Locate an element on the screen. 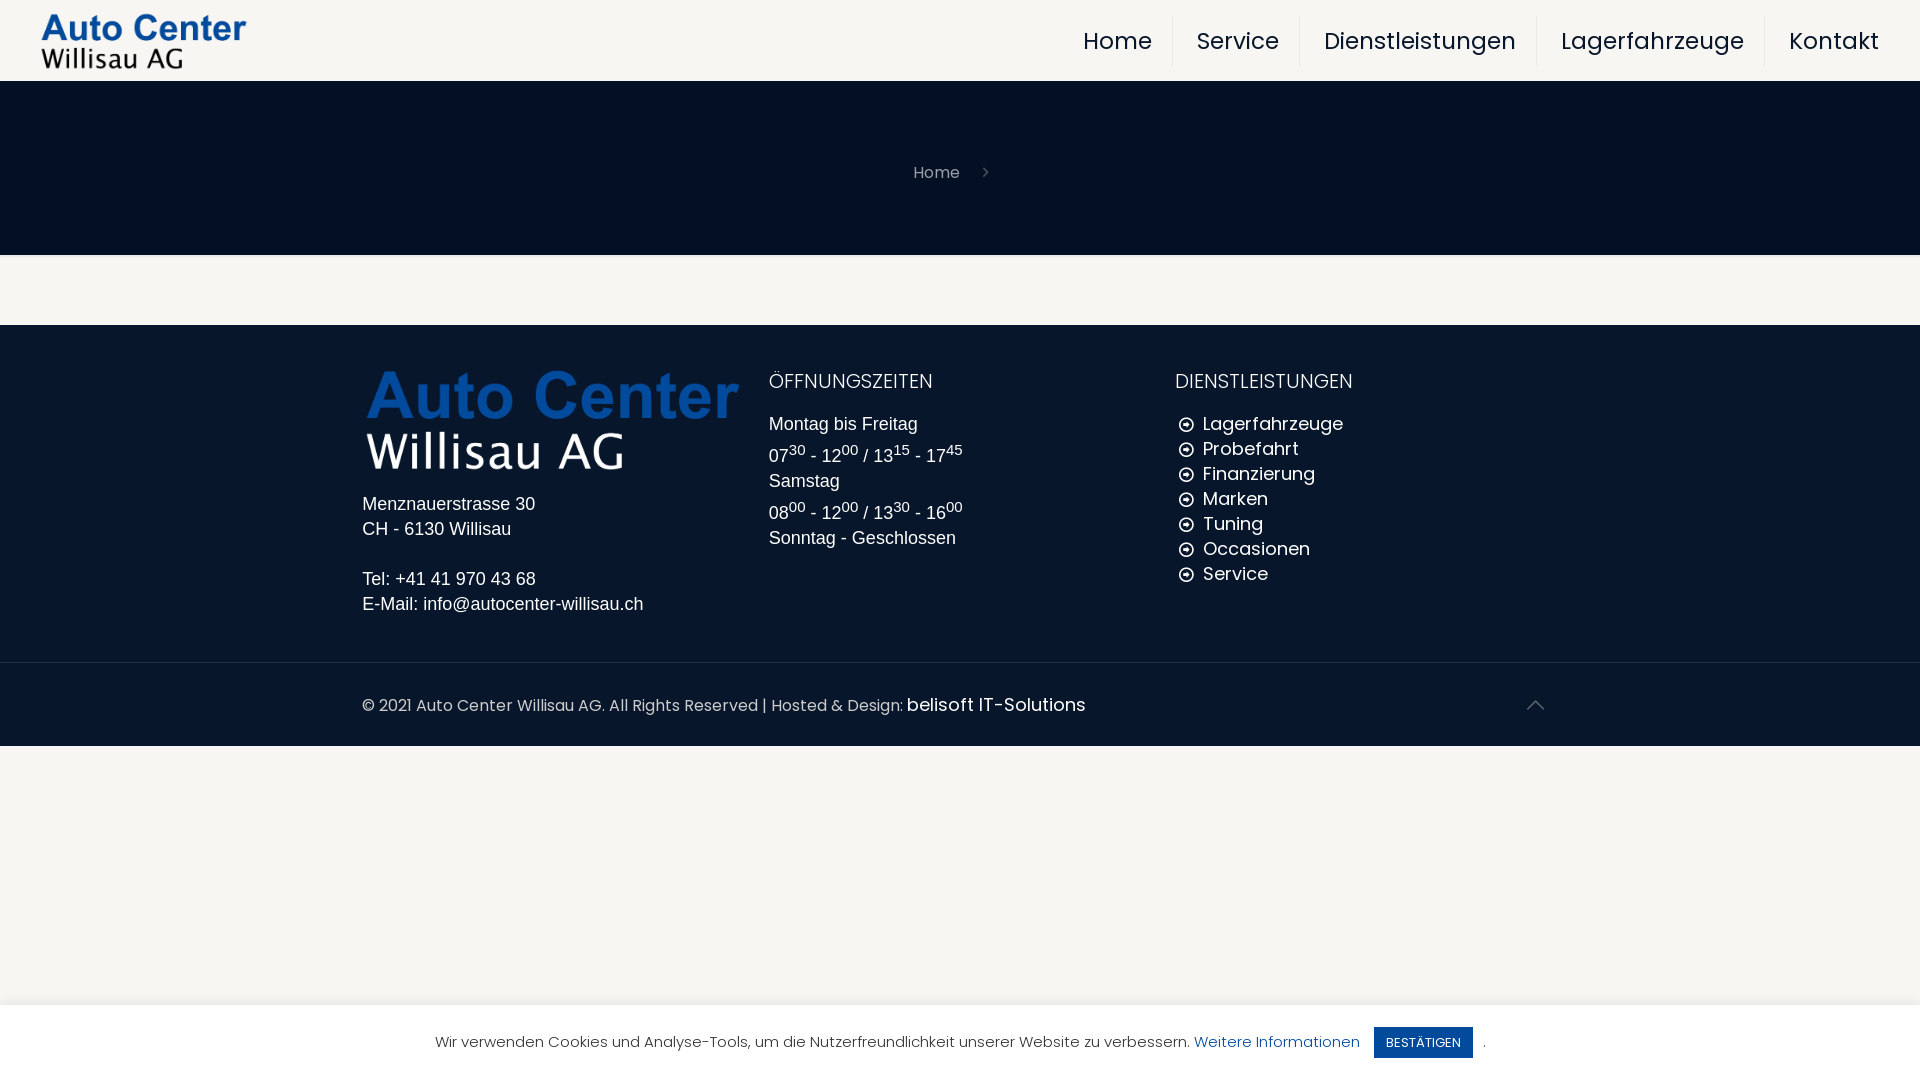 This screenshot has width=1920, height=1080. 'Weitere Informationen' is located at coordinates (1275, 1040).